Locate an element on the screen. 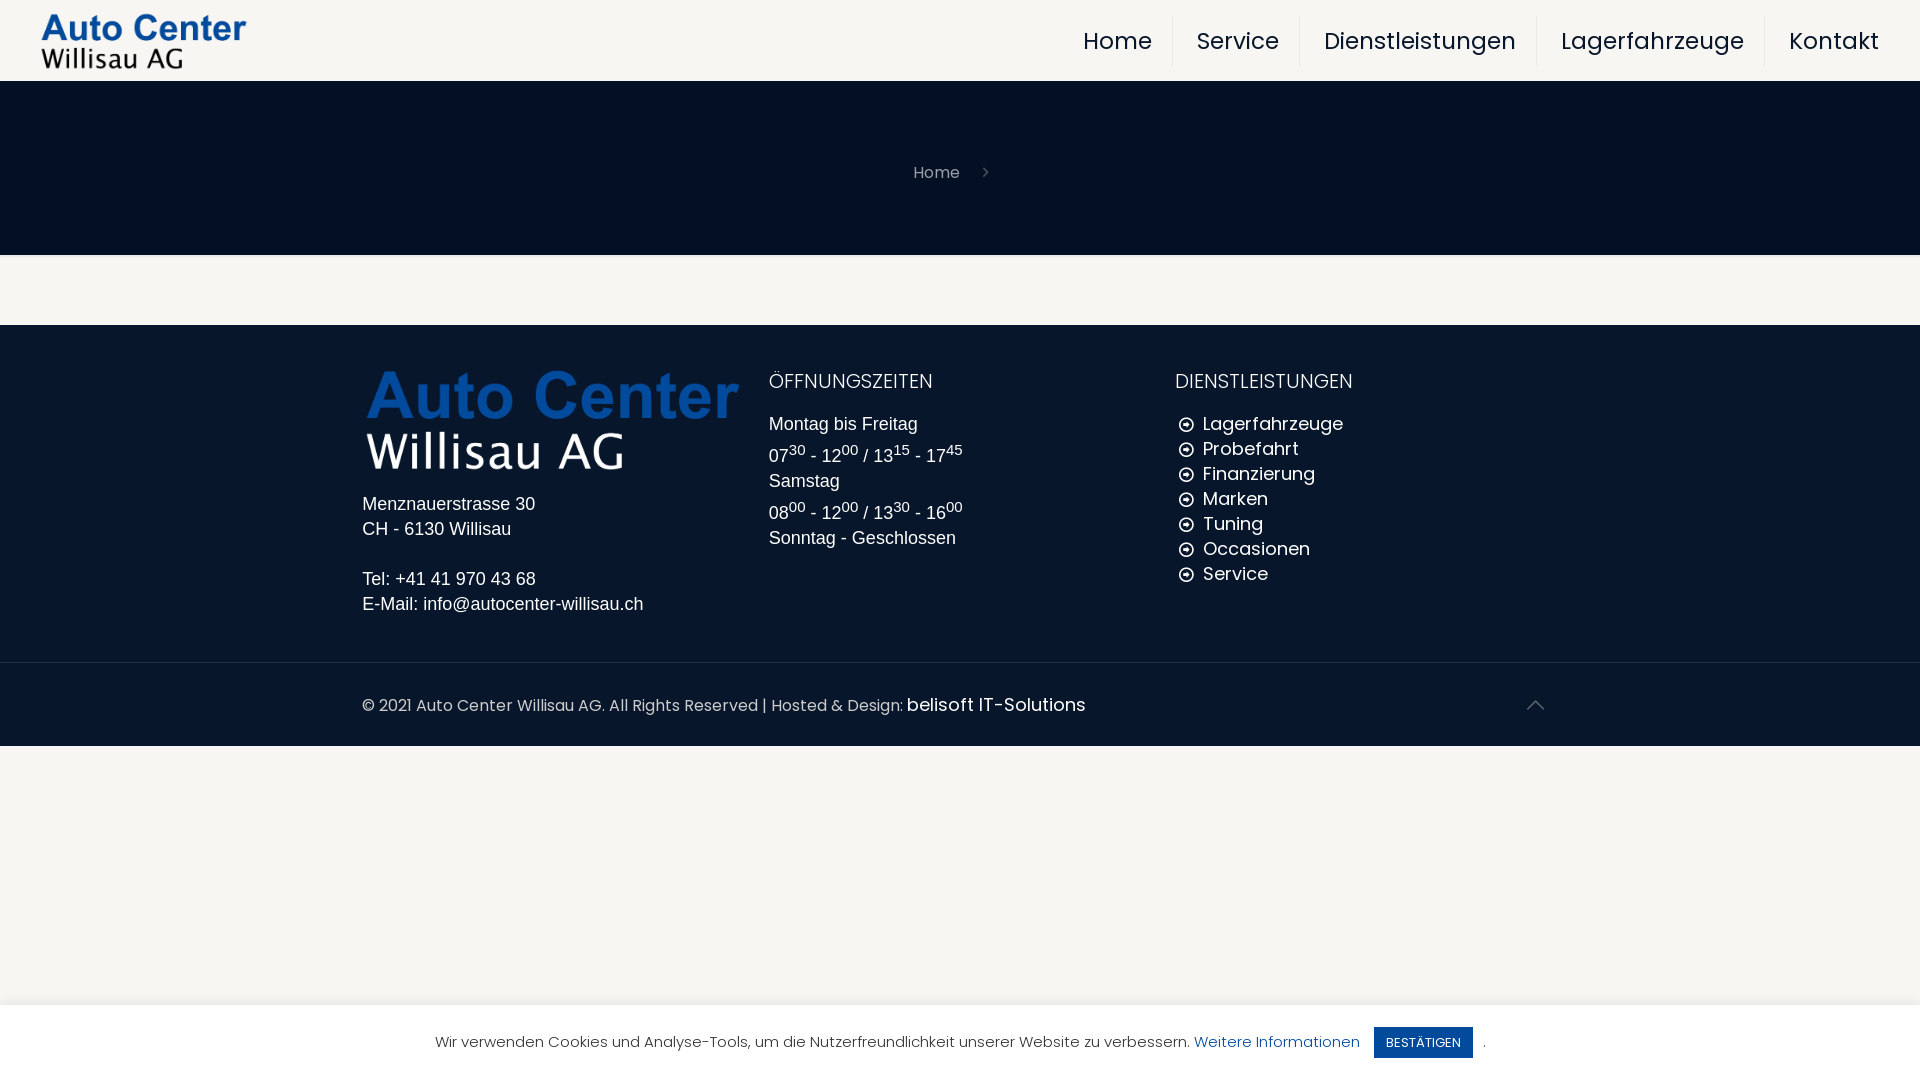 This screenshot has width=1920, height=1080. 'Weitere Informationen' is located at coordinates (1275, 1040).